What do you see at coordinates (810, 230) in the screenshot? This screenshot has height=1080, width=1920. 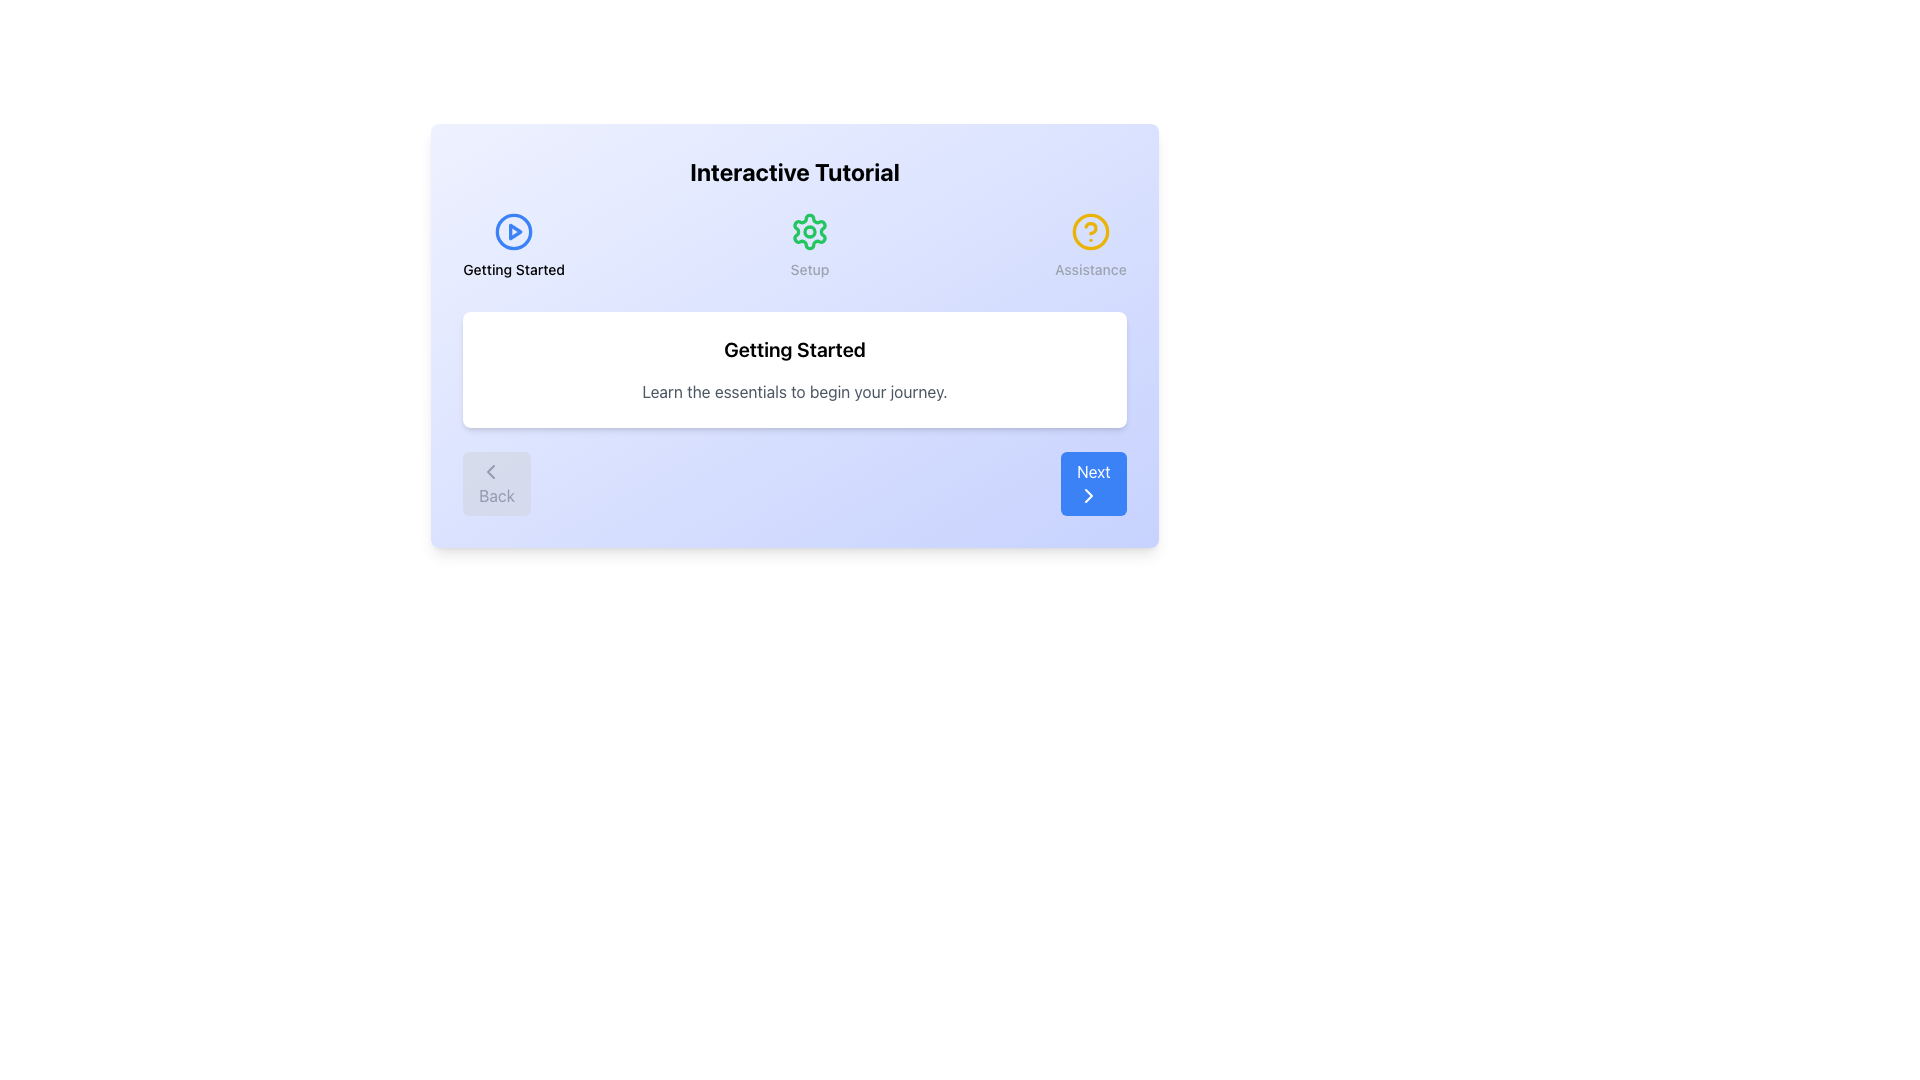 I see `circular decoration within the settings gear icon located at the top center of the interface labeled 'Setup.'` at bounding box center [810, 230].